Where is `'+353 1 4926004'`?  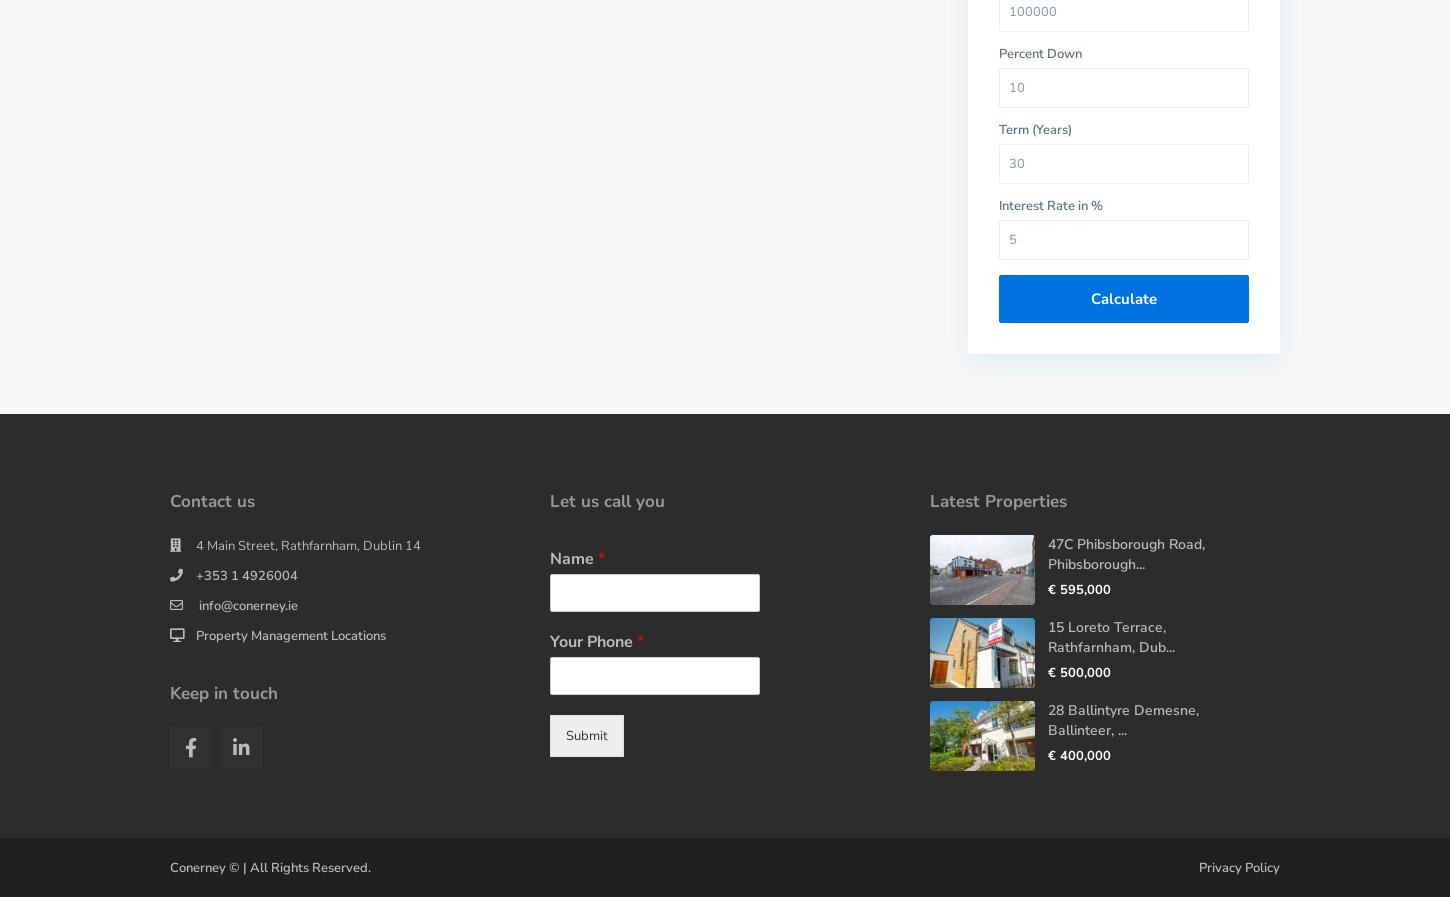
'+353 1 4926004' is located at coordinates (246, 575).